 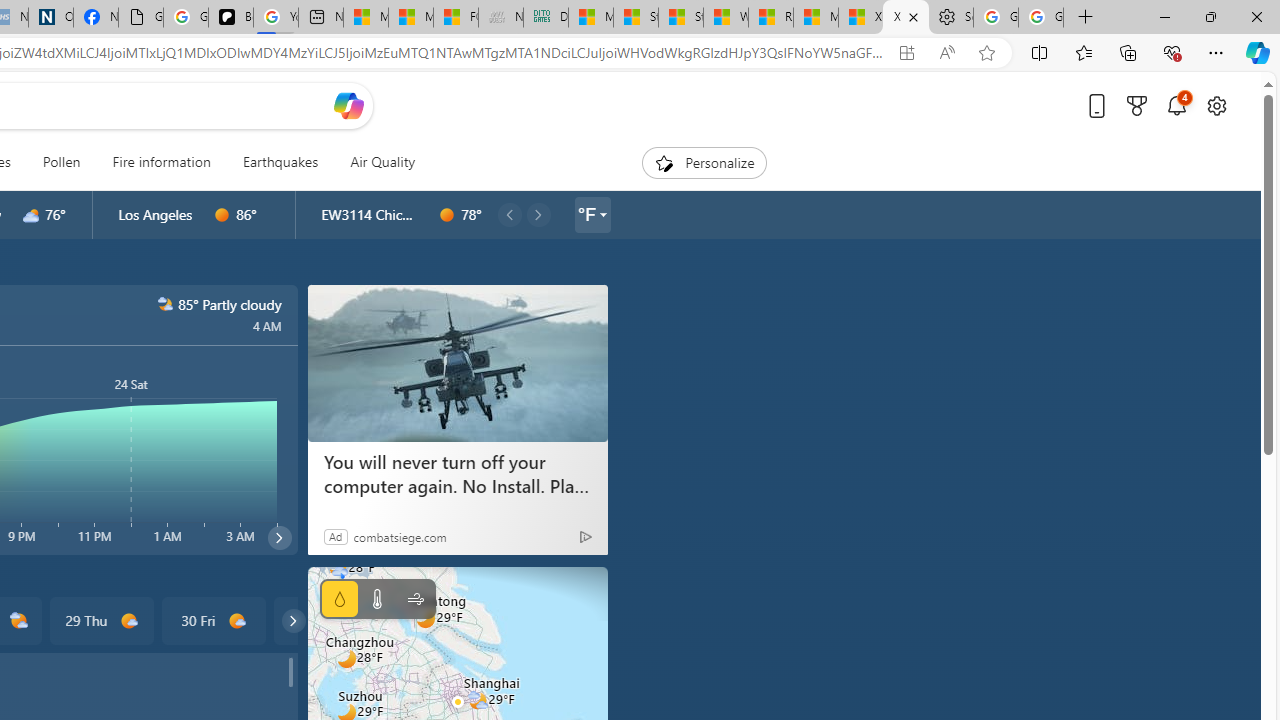 What do you see at coordinates (382, 162) in the screenshot?
I see `'Air Quality'` at bounding box center [382, 162].